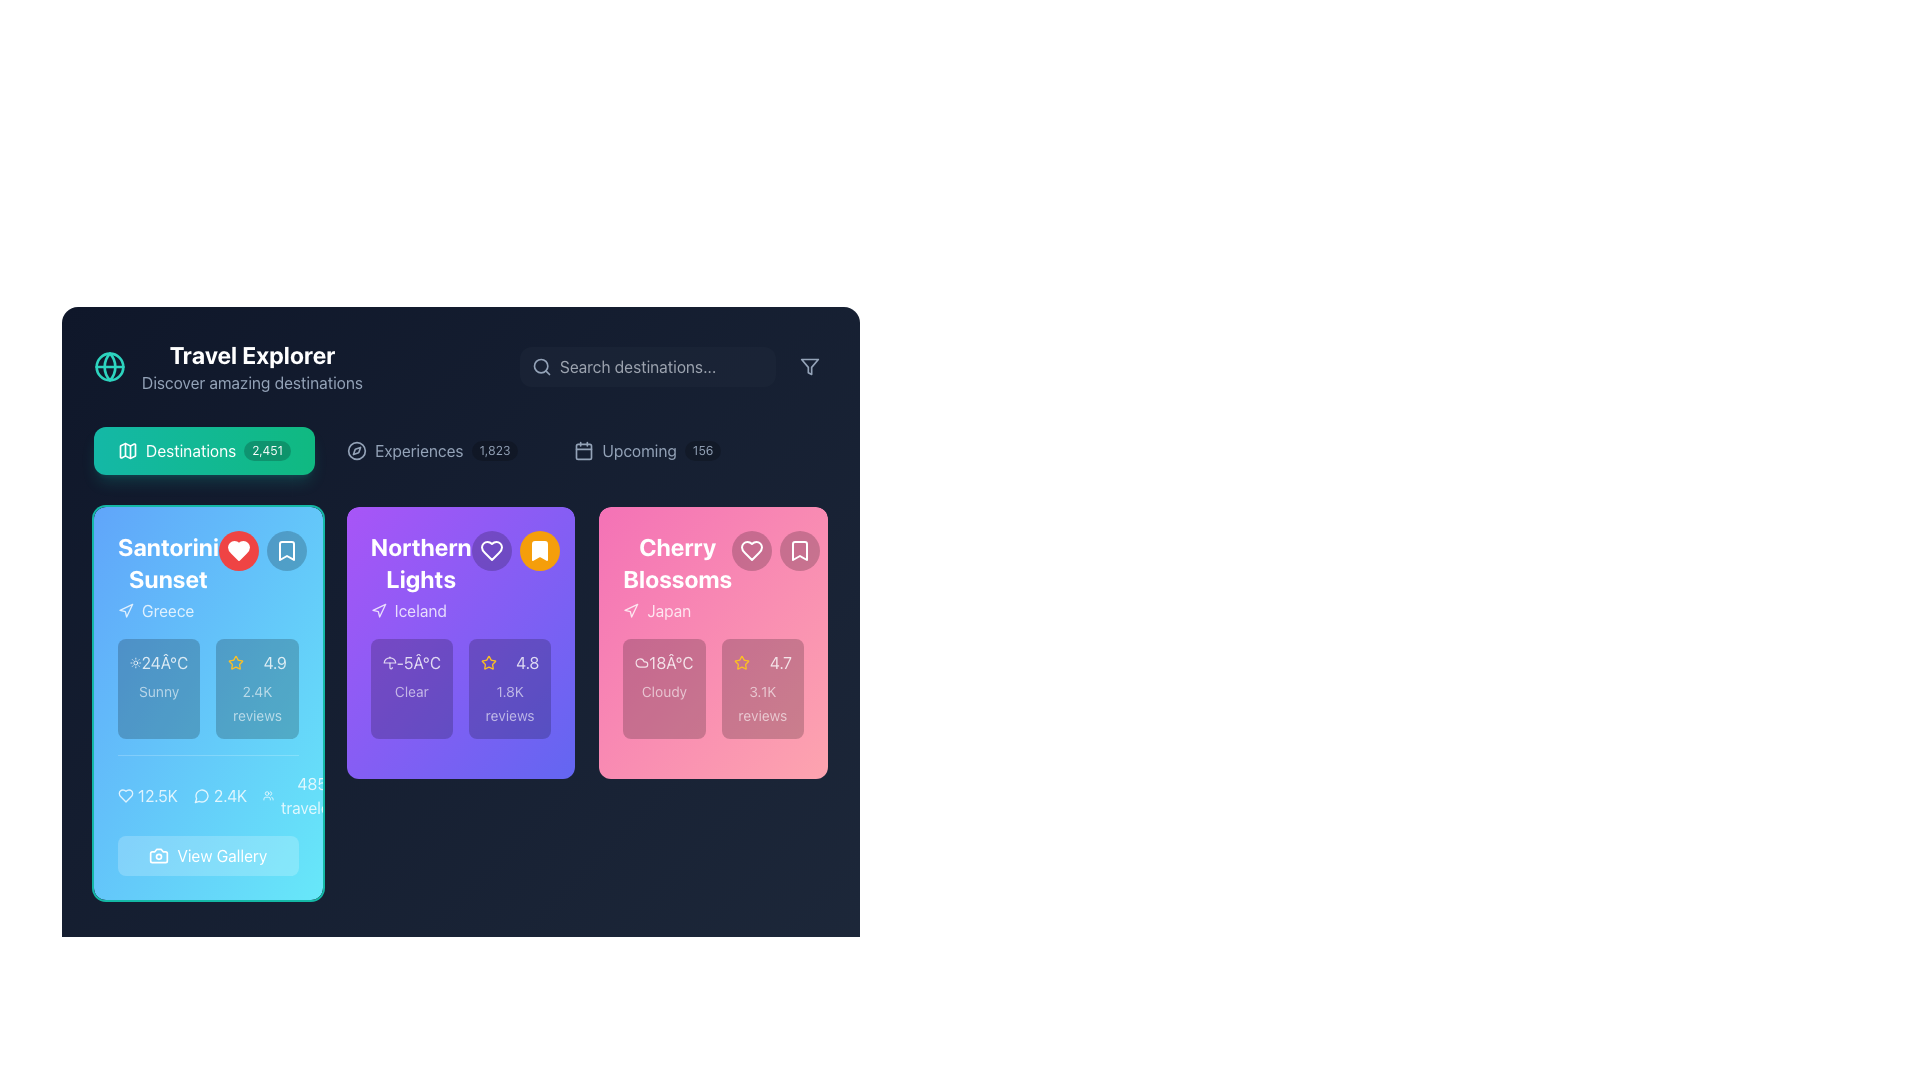 Image resolution: width=1920 pixels, height=1080 pixels. What do you see at coordinates (147, 794) in the screenshot?
I see `the heart-shaped icon with the numeric text '12.5K' located in the 'Santorini Sunset' section, positioned as the first item in a horizontal group of similar metric elements` at bounding box center [147, 794].